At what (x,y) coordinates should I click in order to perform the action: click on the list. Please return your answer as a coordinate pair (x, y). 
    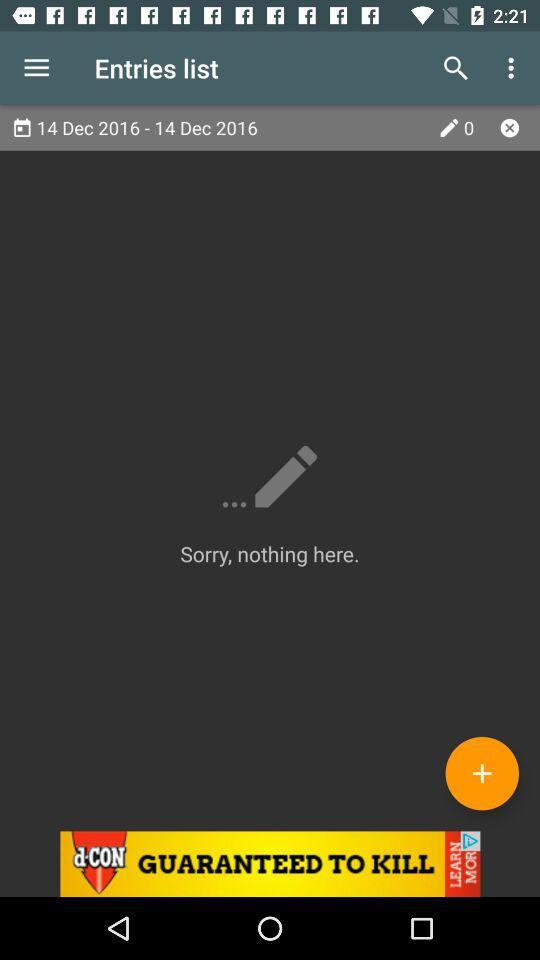
    Looking at the image, I should click on (509, 126).